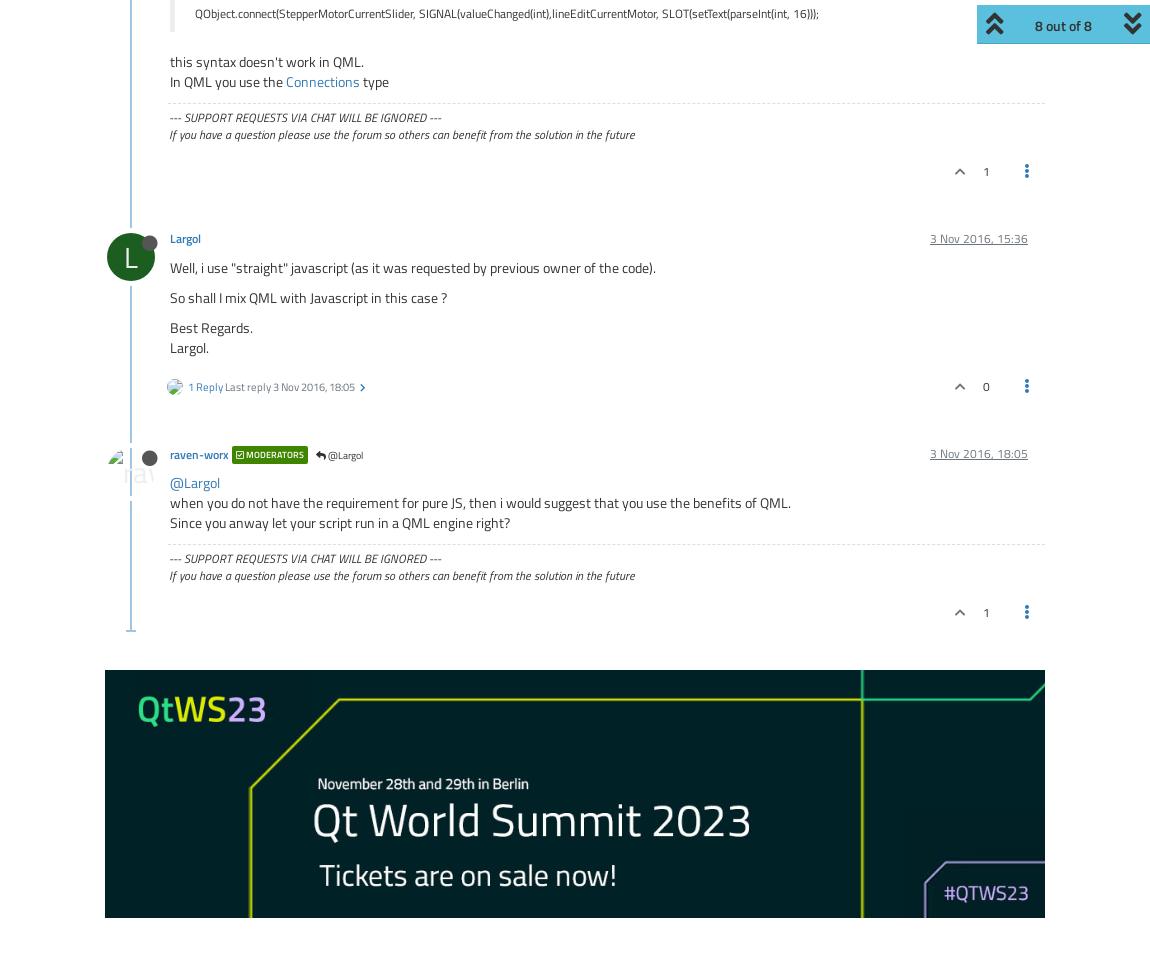 The image size is (1150, 978). What do you see at coordinates (210, 325) in the screenshot?
I see `'Best Regards.'` at bounding box center [210, 325].